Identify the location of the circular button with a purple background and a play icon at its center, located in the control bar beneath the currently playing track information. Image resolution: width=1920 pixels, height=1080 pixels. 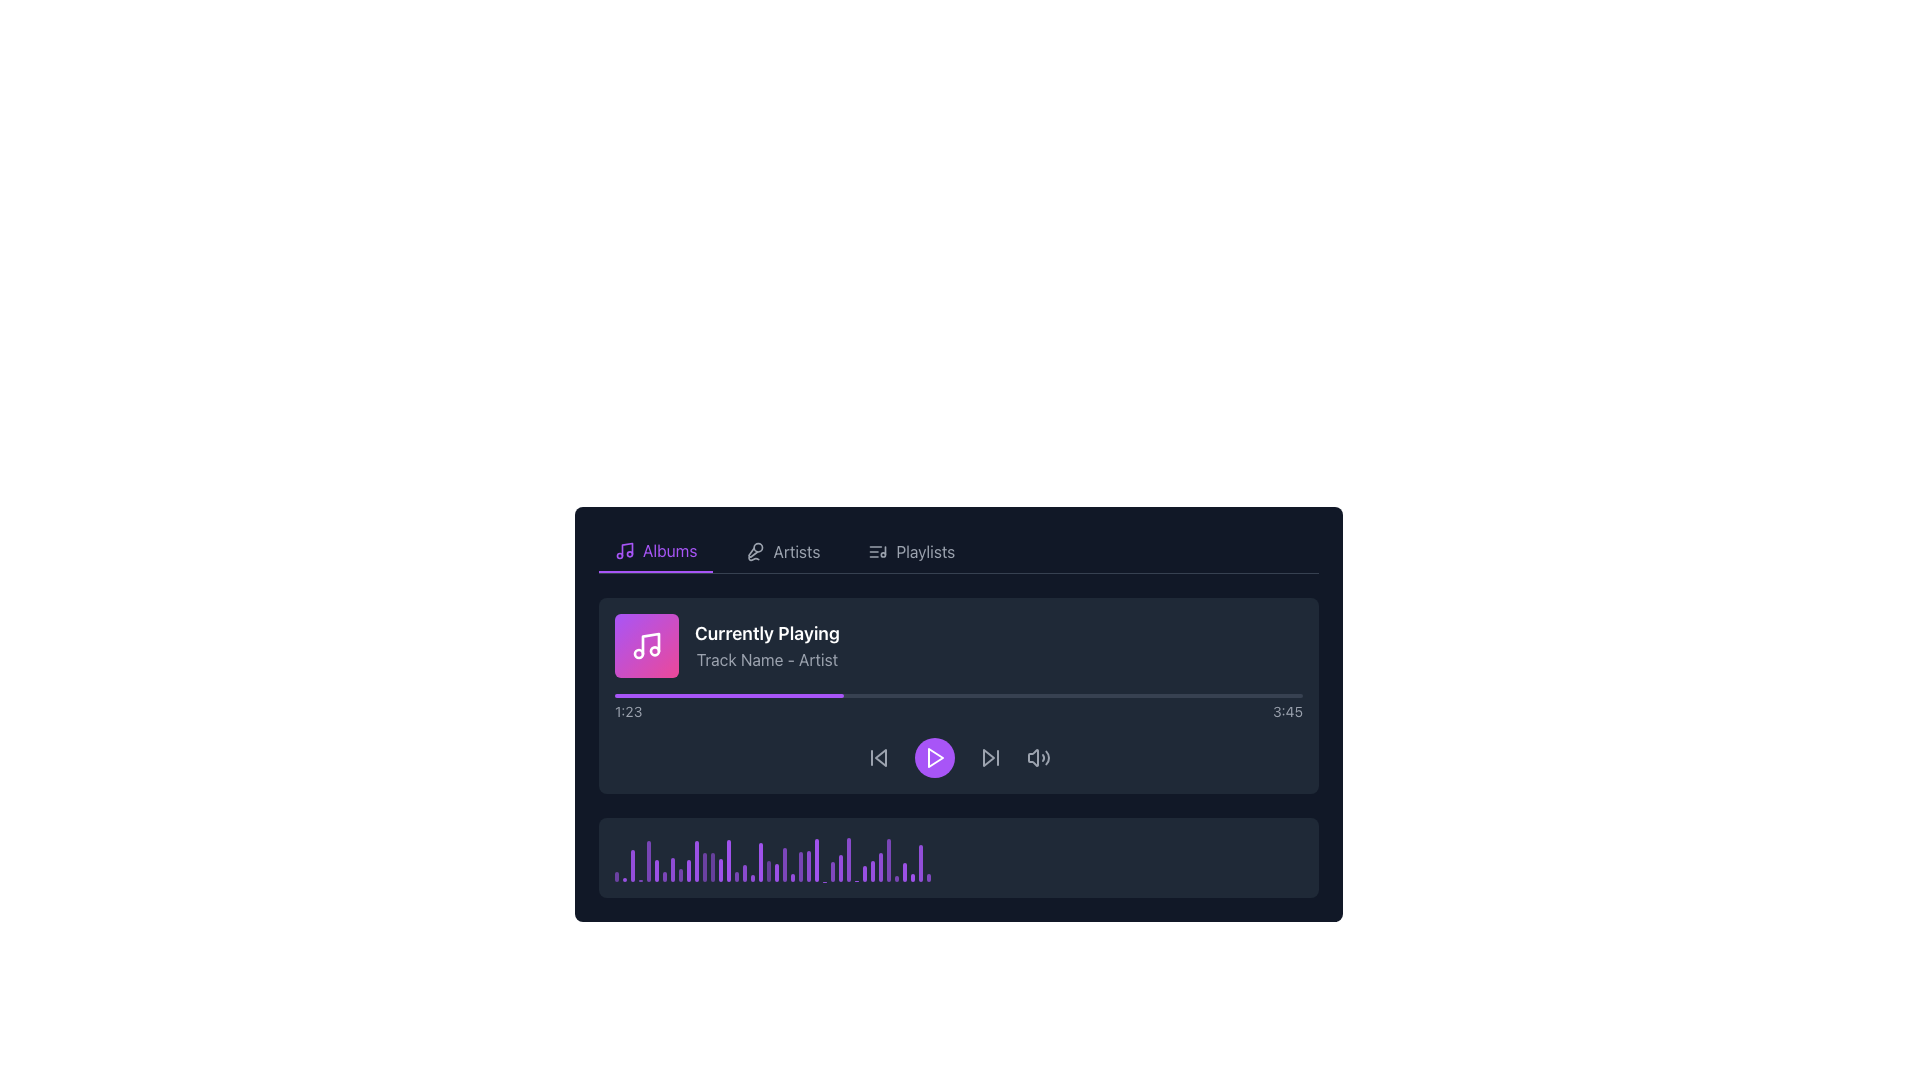
(934, 758).